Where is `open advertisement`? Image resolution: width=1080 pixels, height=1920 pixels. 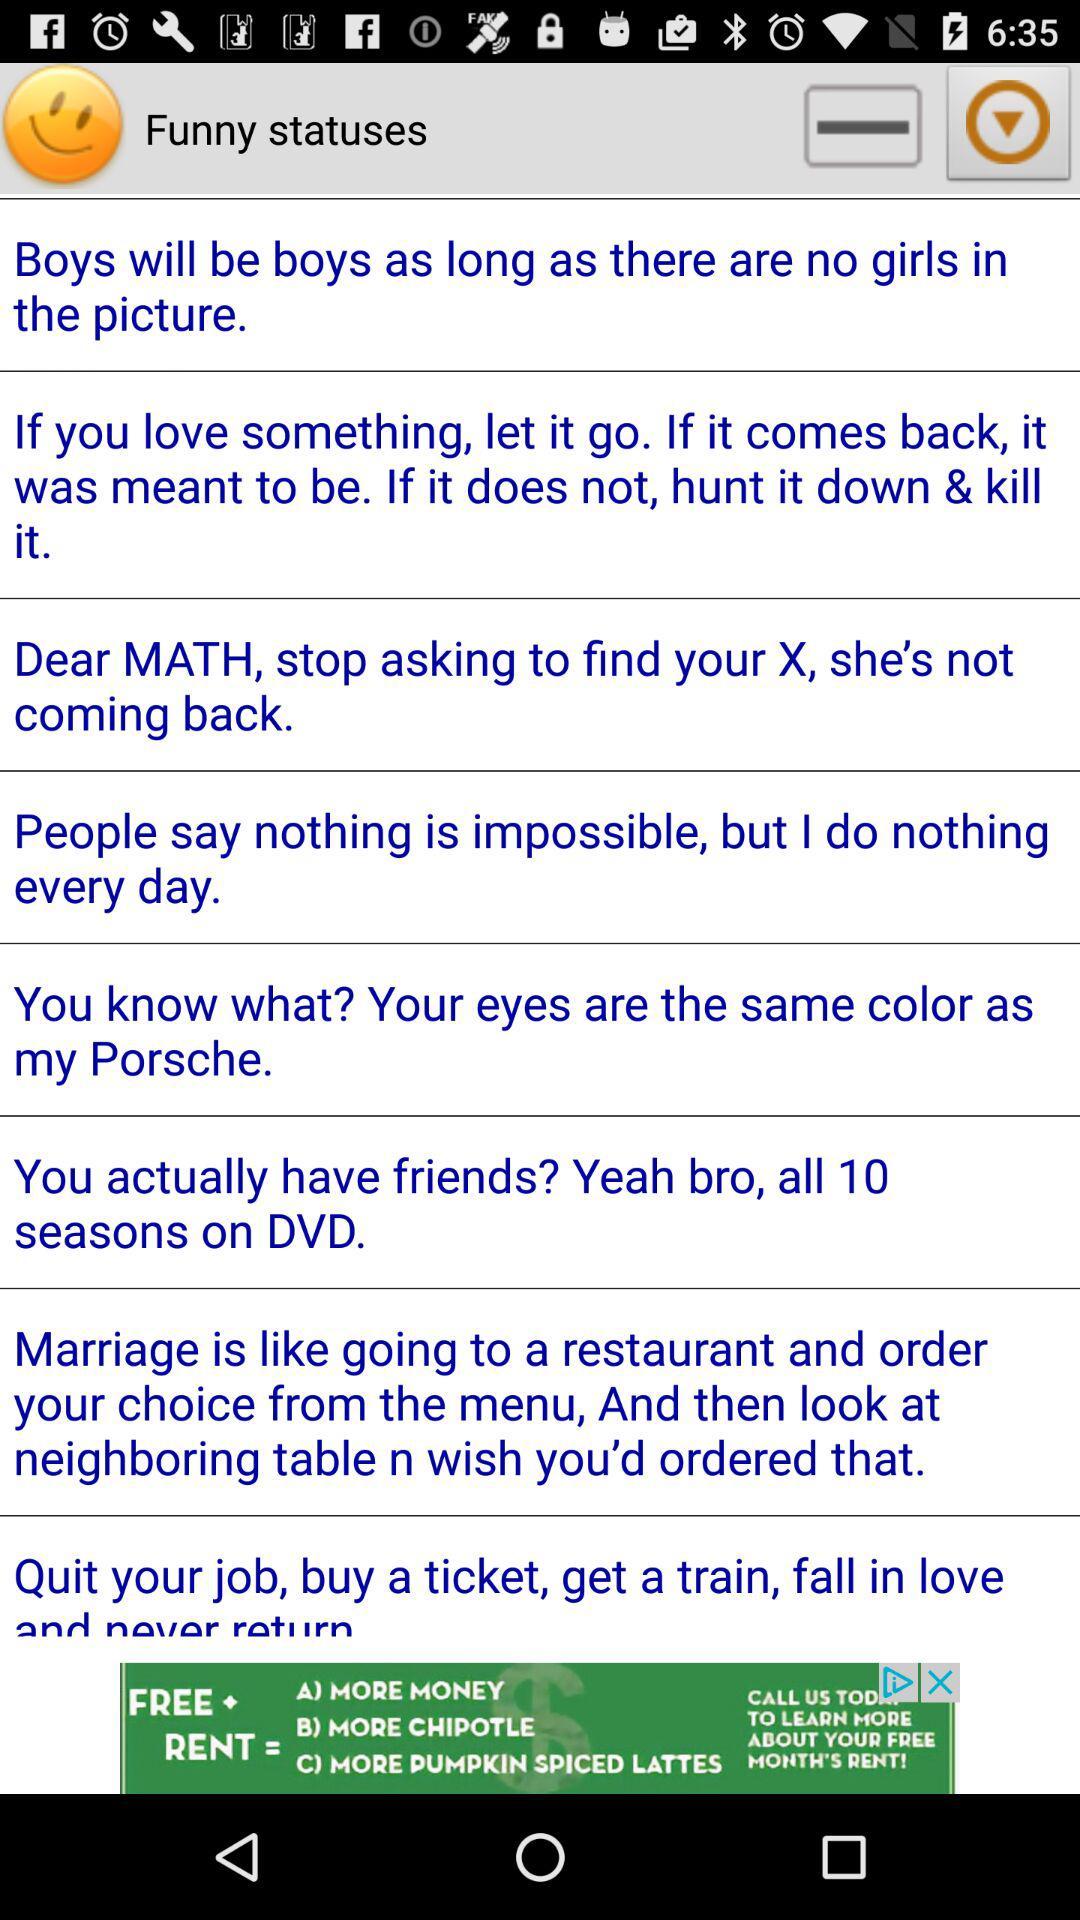
open advertisement is located at coordinates (540, 1727).